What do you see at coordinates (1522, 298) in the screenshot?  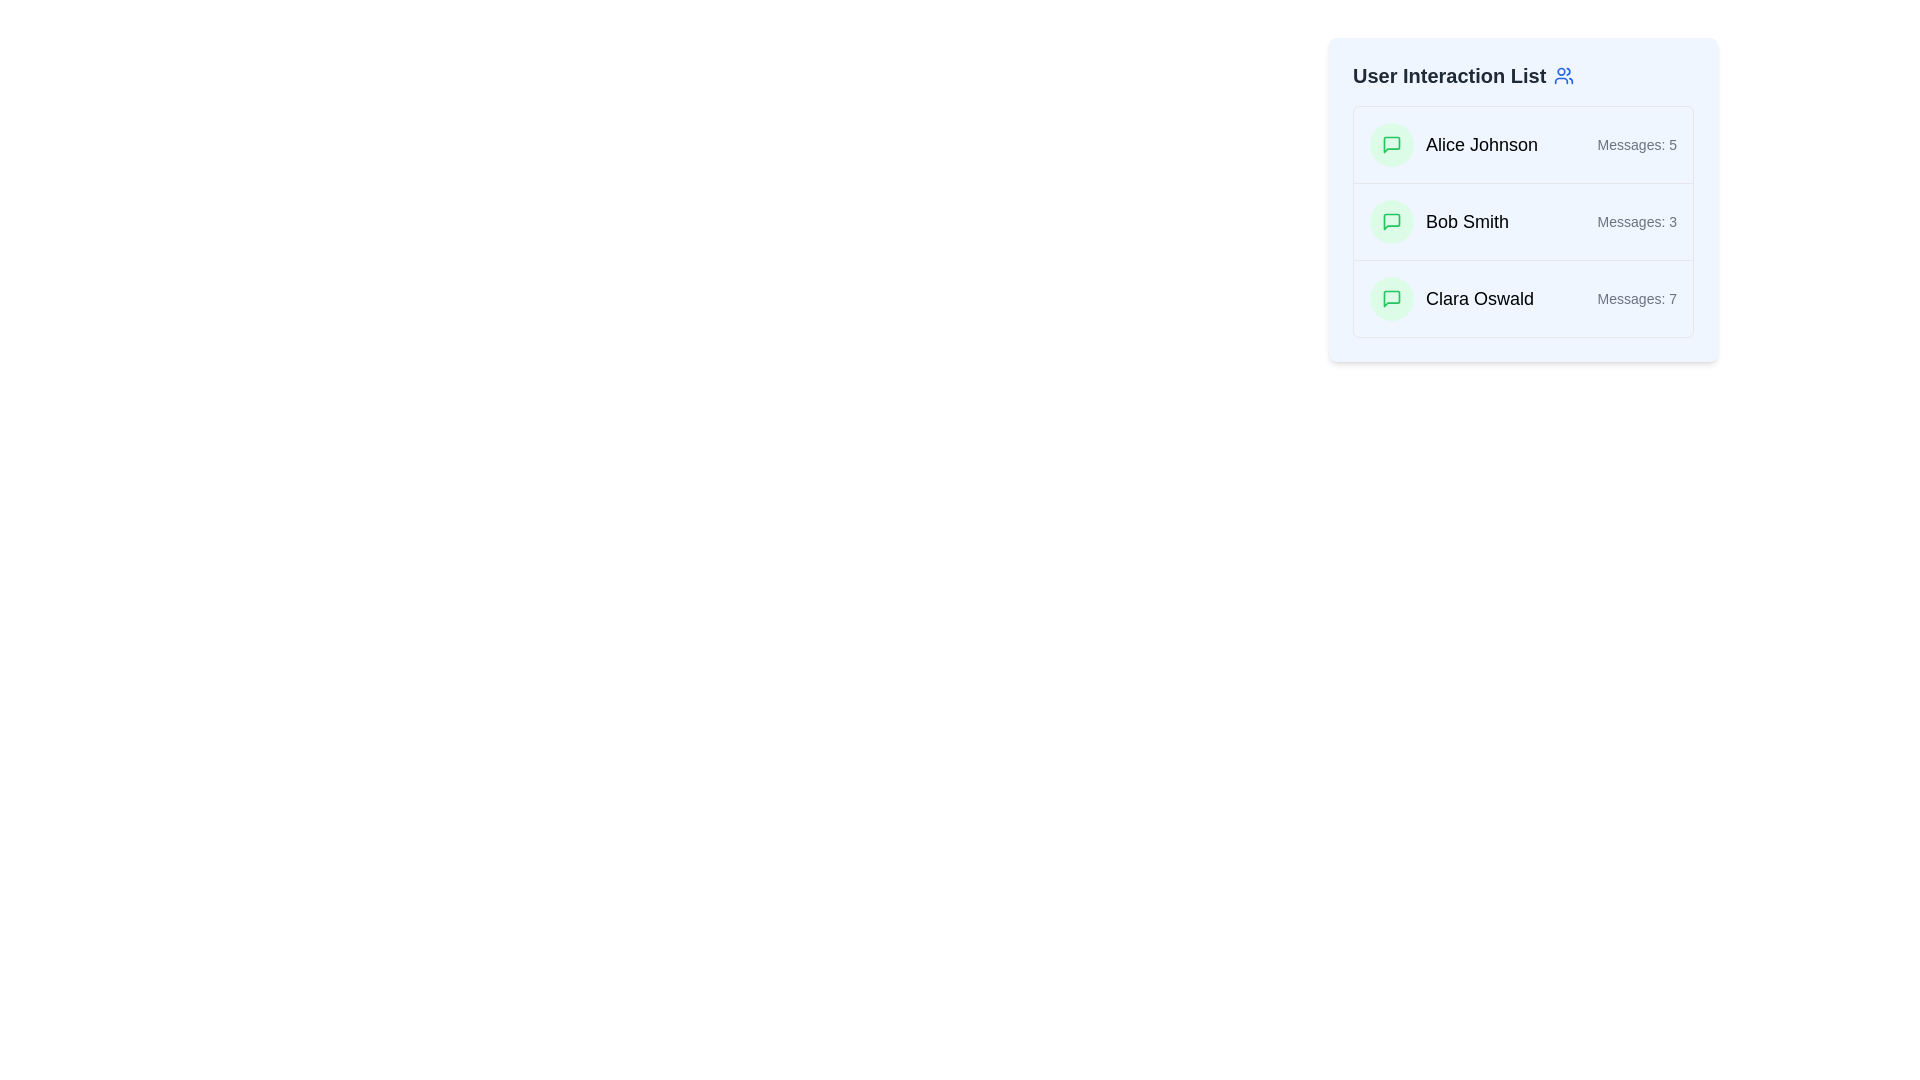 I see `the list item corresponding to Clara Oswald` at bounding box center [1522, 298].